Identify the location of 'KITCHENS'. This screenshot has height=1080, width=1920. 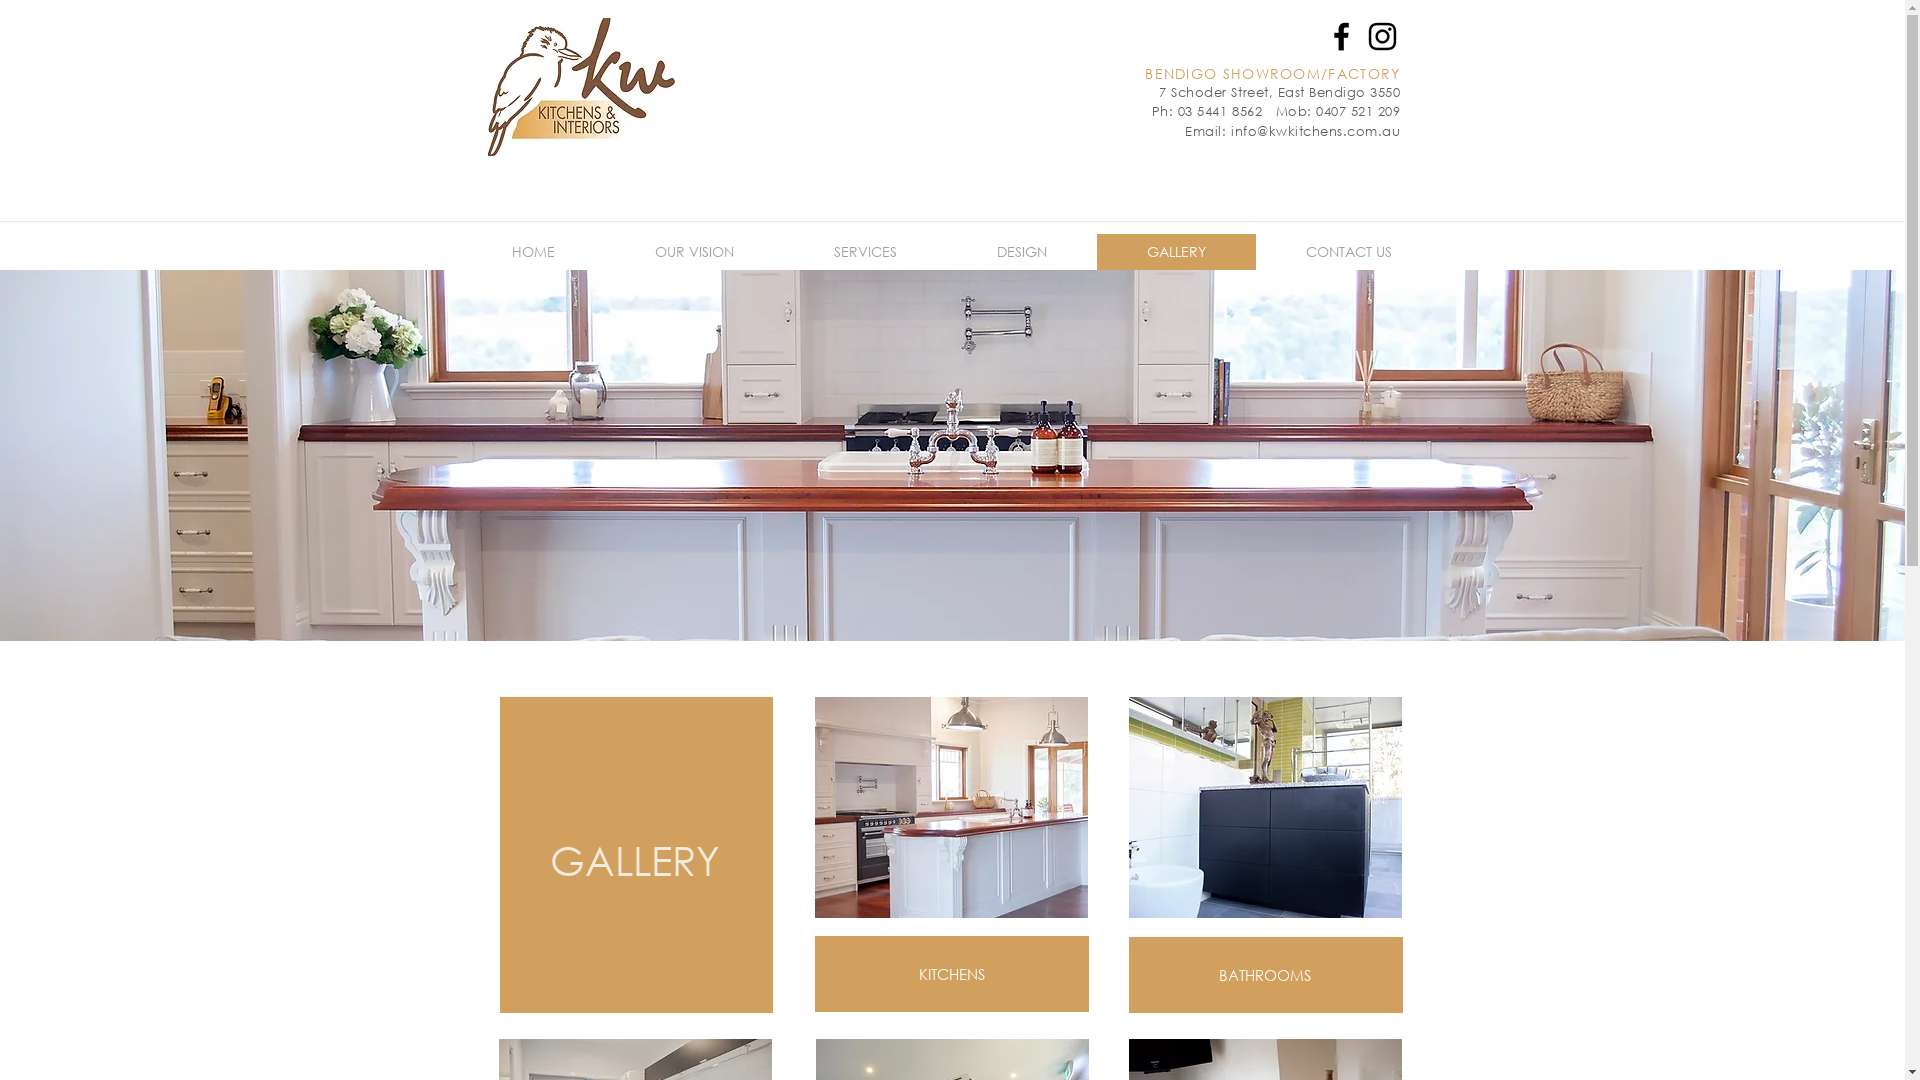
(949, 973).